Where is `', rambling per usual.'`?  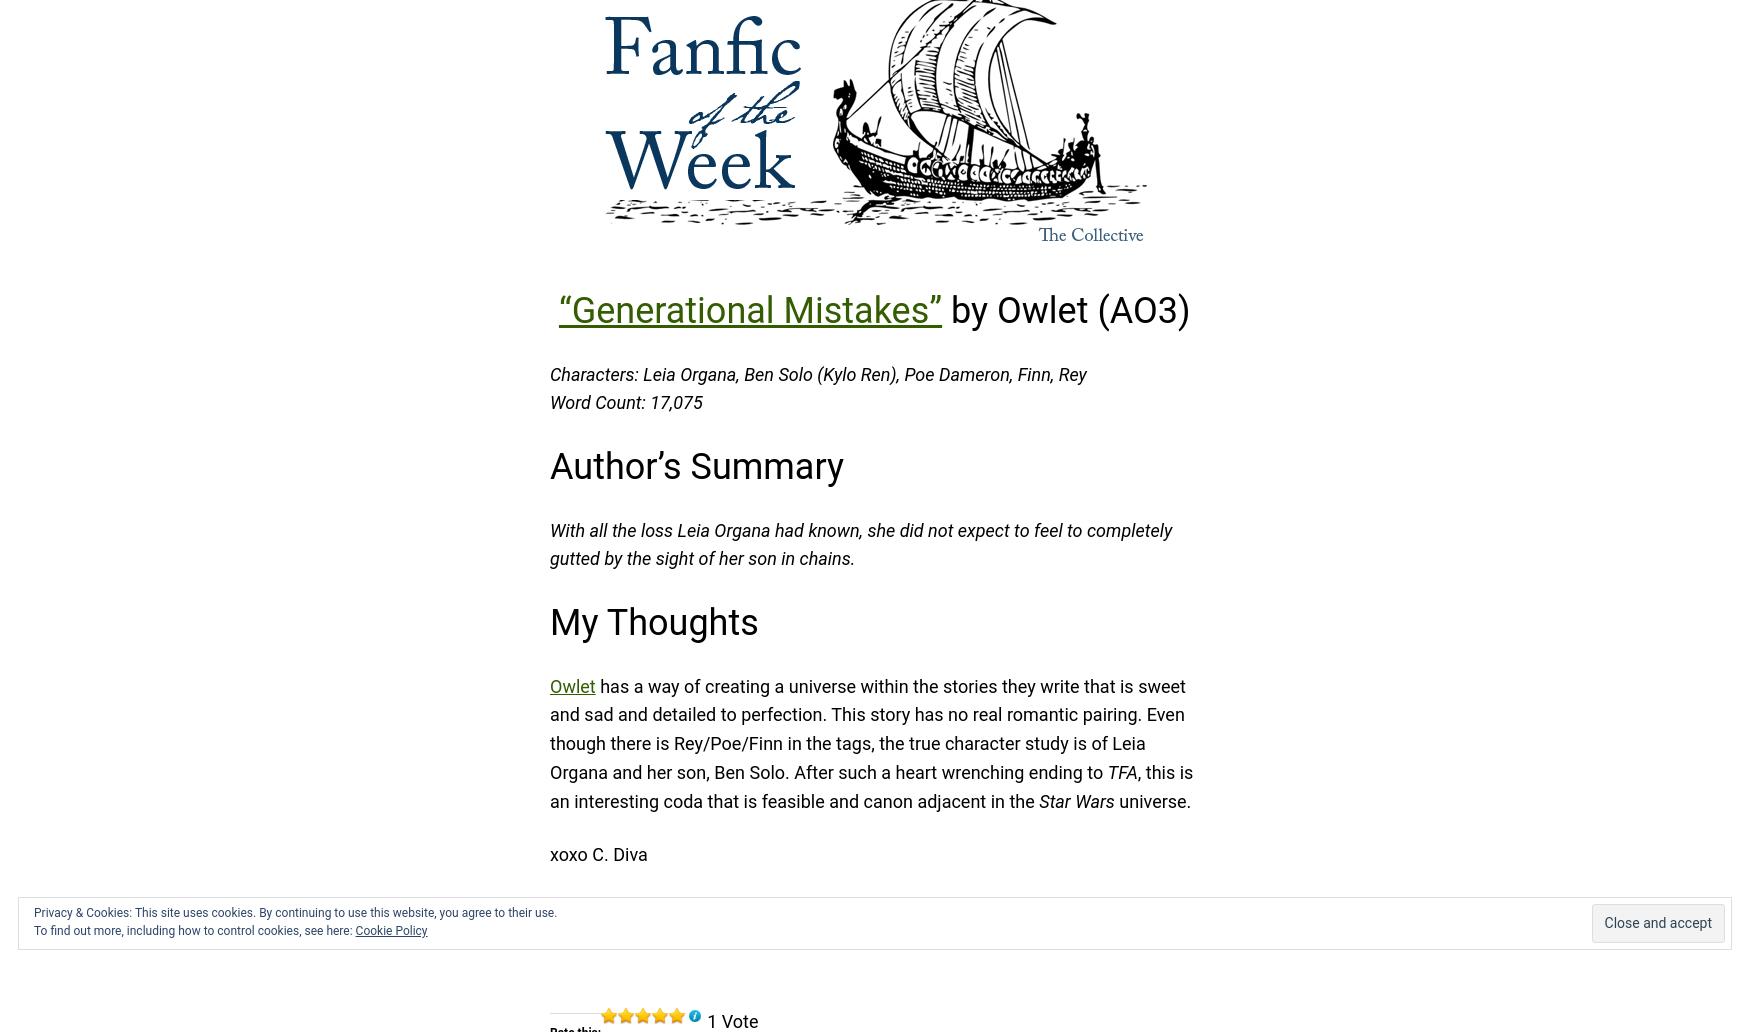
', rambling per usual.' is located at coordinates (910, 905).